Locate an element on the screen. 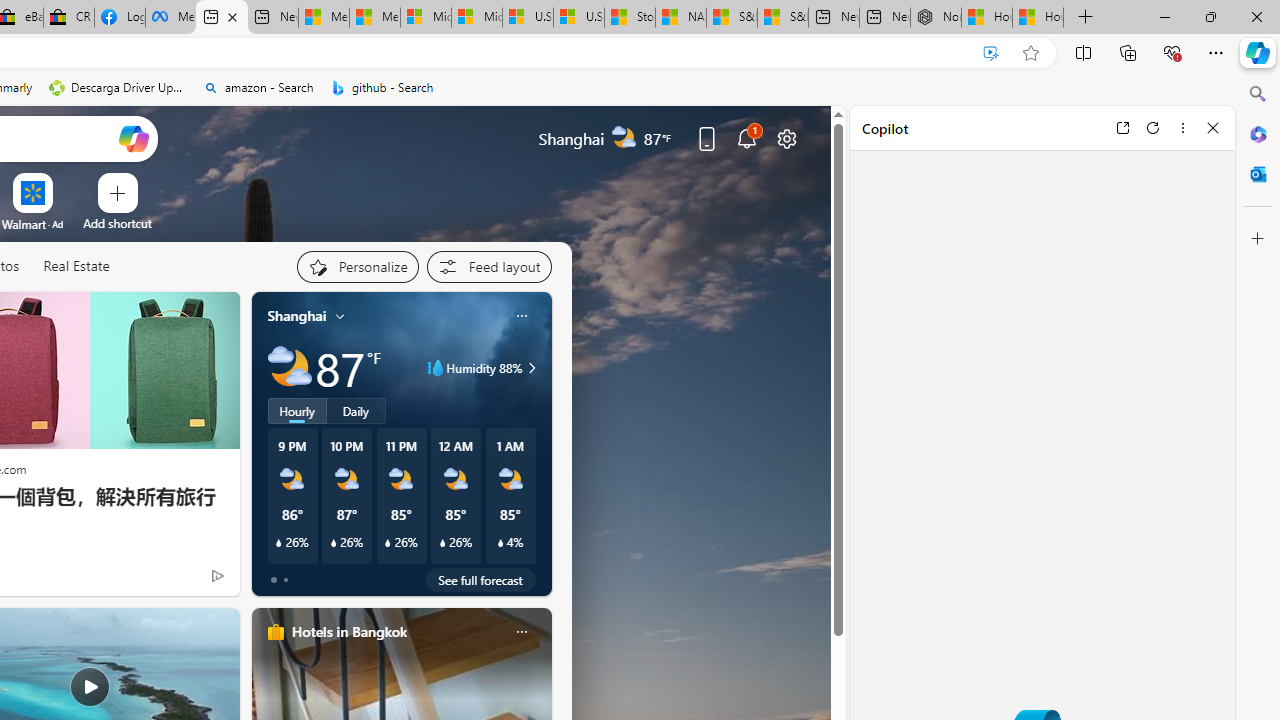 The height and width of the screenshot is (720, 1280). 'Copilot (Ctrl+Shift+.)' is located at coordinates (1257, 51).